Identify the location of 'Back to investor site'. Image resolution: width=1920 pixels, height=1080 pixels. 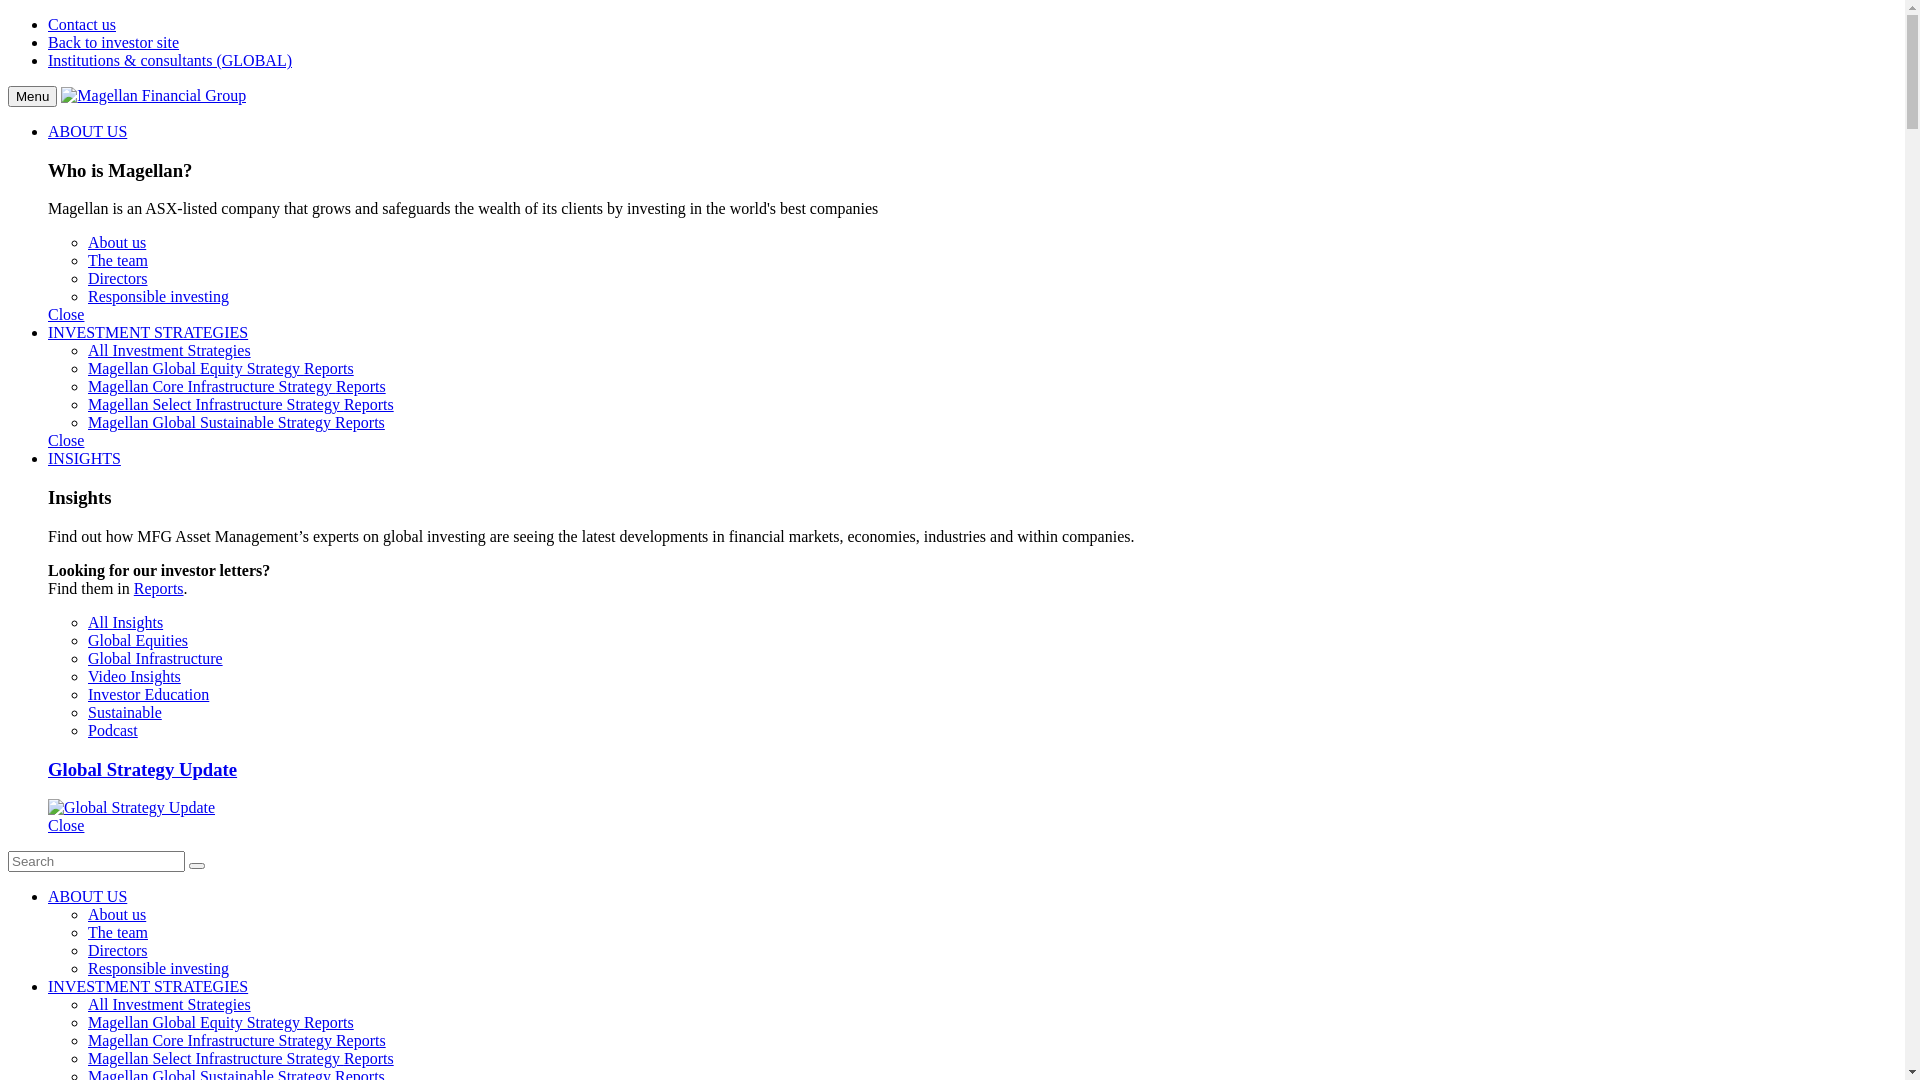
(112, 42).